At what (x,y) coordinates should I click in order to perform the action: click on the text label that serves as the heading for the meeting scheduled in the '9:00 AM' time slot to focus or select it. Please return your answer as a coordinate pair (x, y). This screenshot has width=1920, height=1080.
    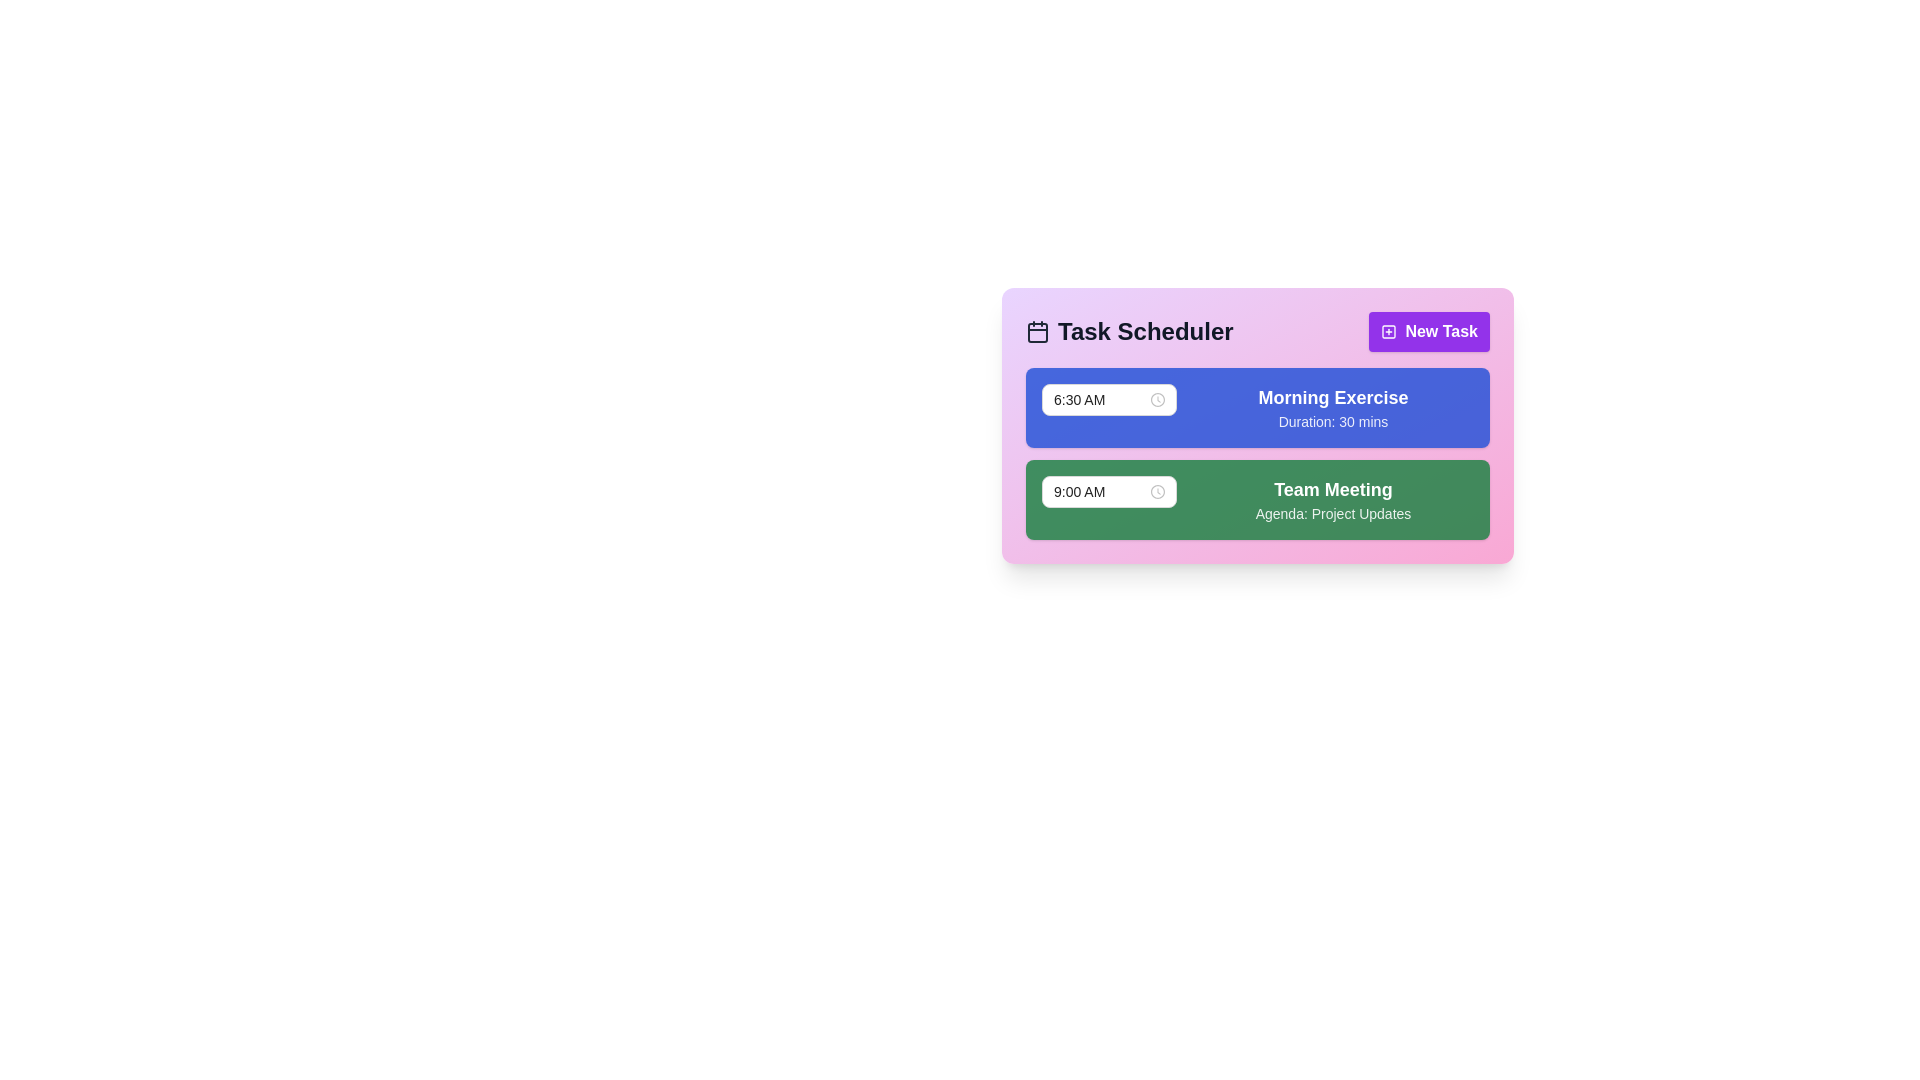
    Looking at the image, I should click on (1333, 489).